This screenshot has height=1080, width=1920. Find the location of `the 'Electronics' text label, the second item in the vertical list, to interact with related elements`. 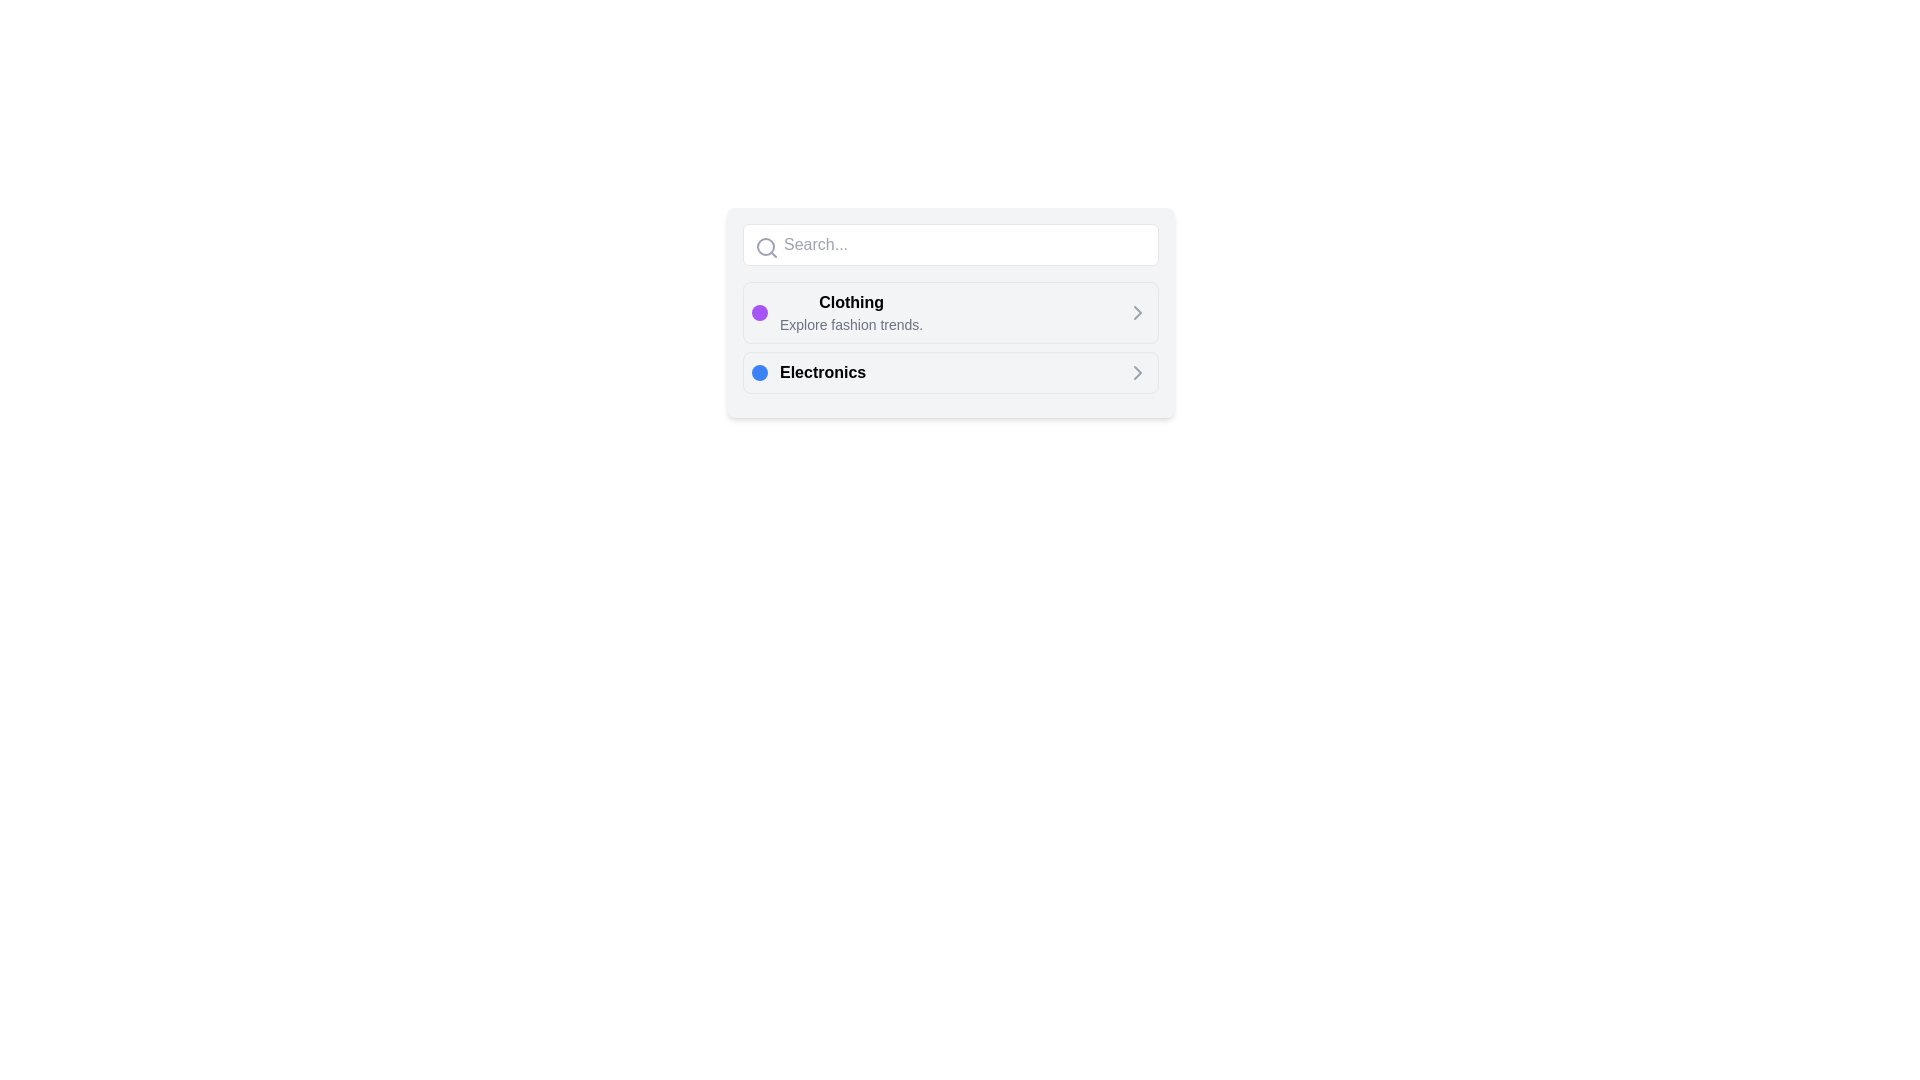

the 'Electronics' text label, the second item in the vertical list, to interact with related elements is located at coordinates (823, 373).